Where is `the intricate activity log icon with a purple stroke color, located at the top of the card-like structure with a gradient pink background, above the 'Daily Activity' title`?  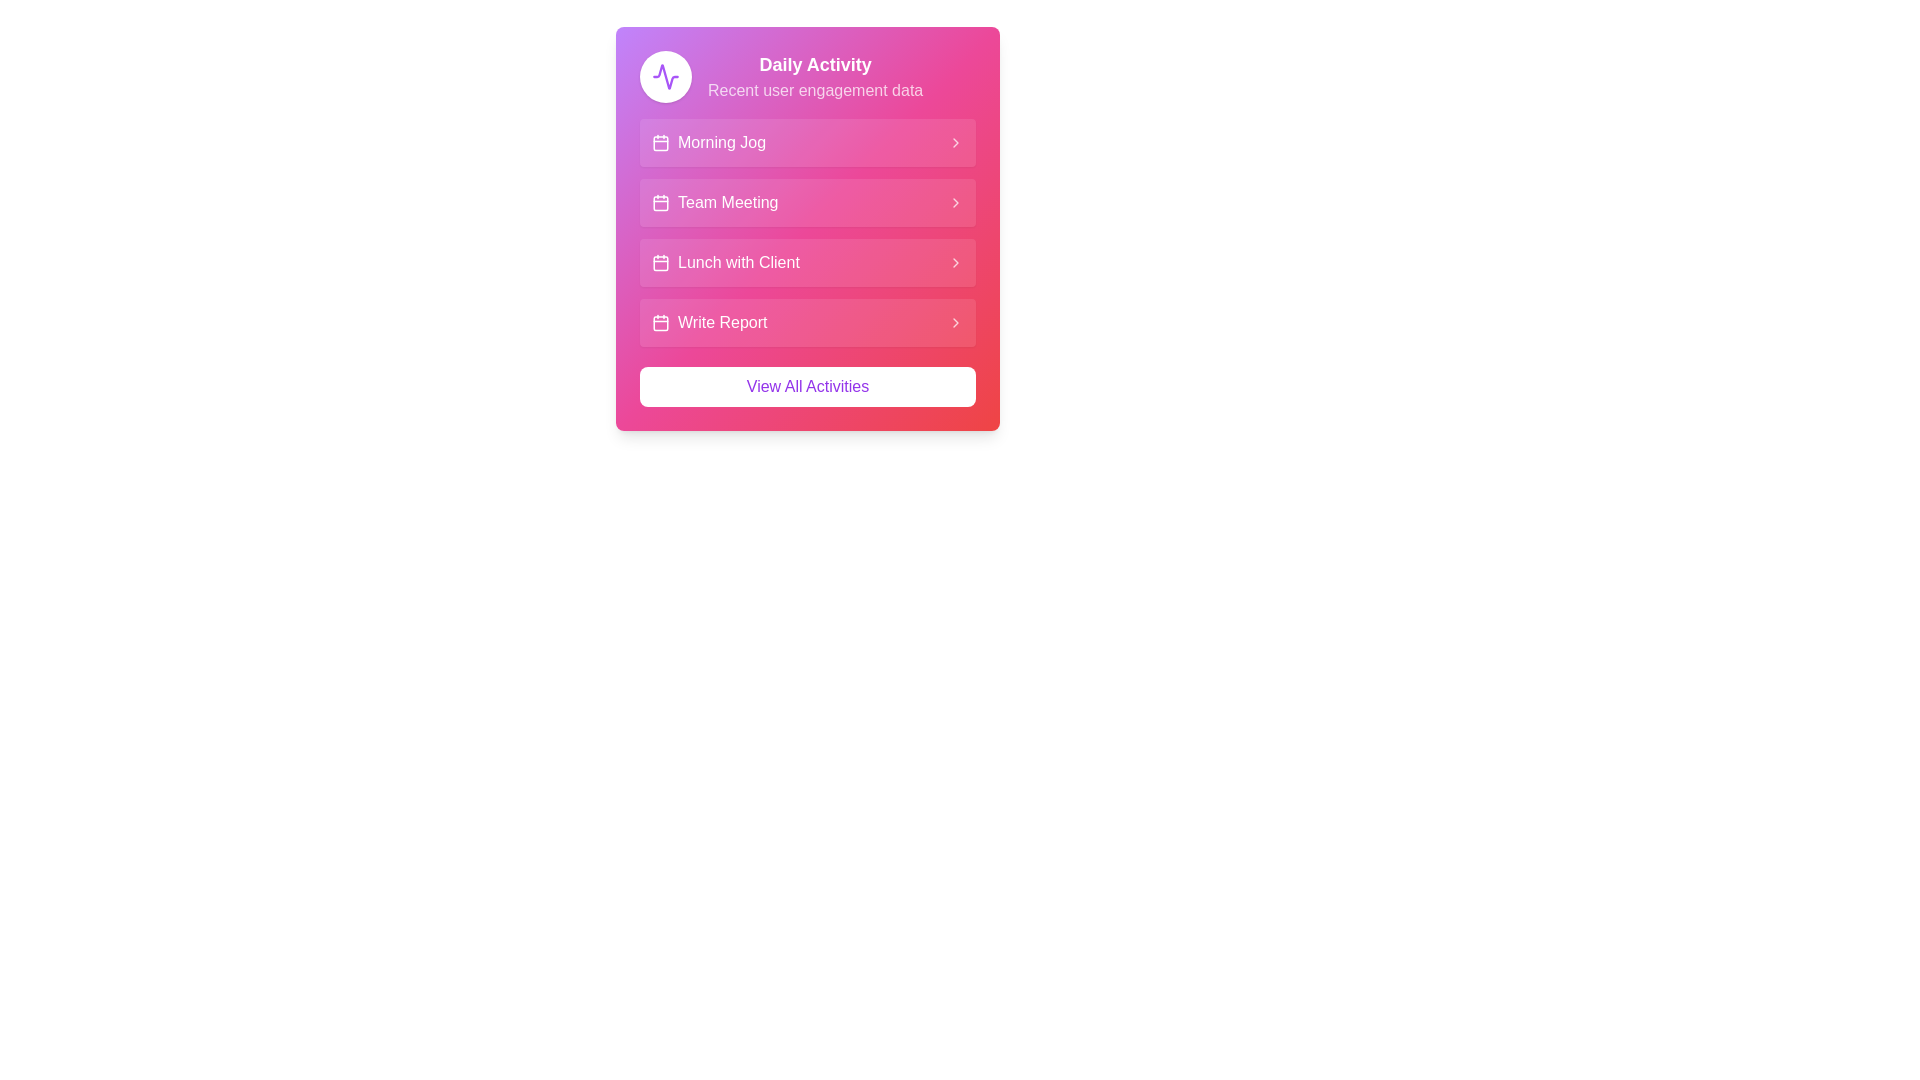
the intricate activity log icon with a purple stroke color, located at the top of the card-like structure with a gradient pink background, above the 'Daily Activity' title is located at coordinates (666, 76).